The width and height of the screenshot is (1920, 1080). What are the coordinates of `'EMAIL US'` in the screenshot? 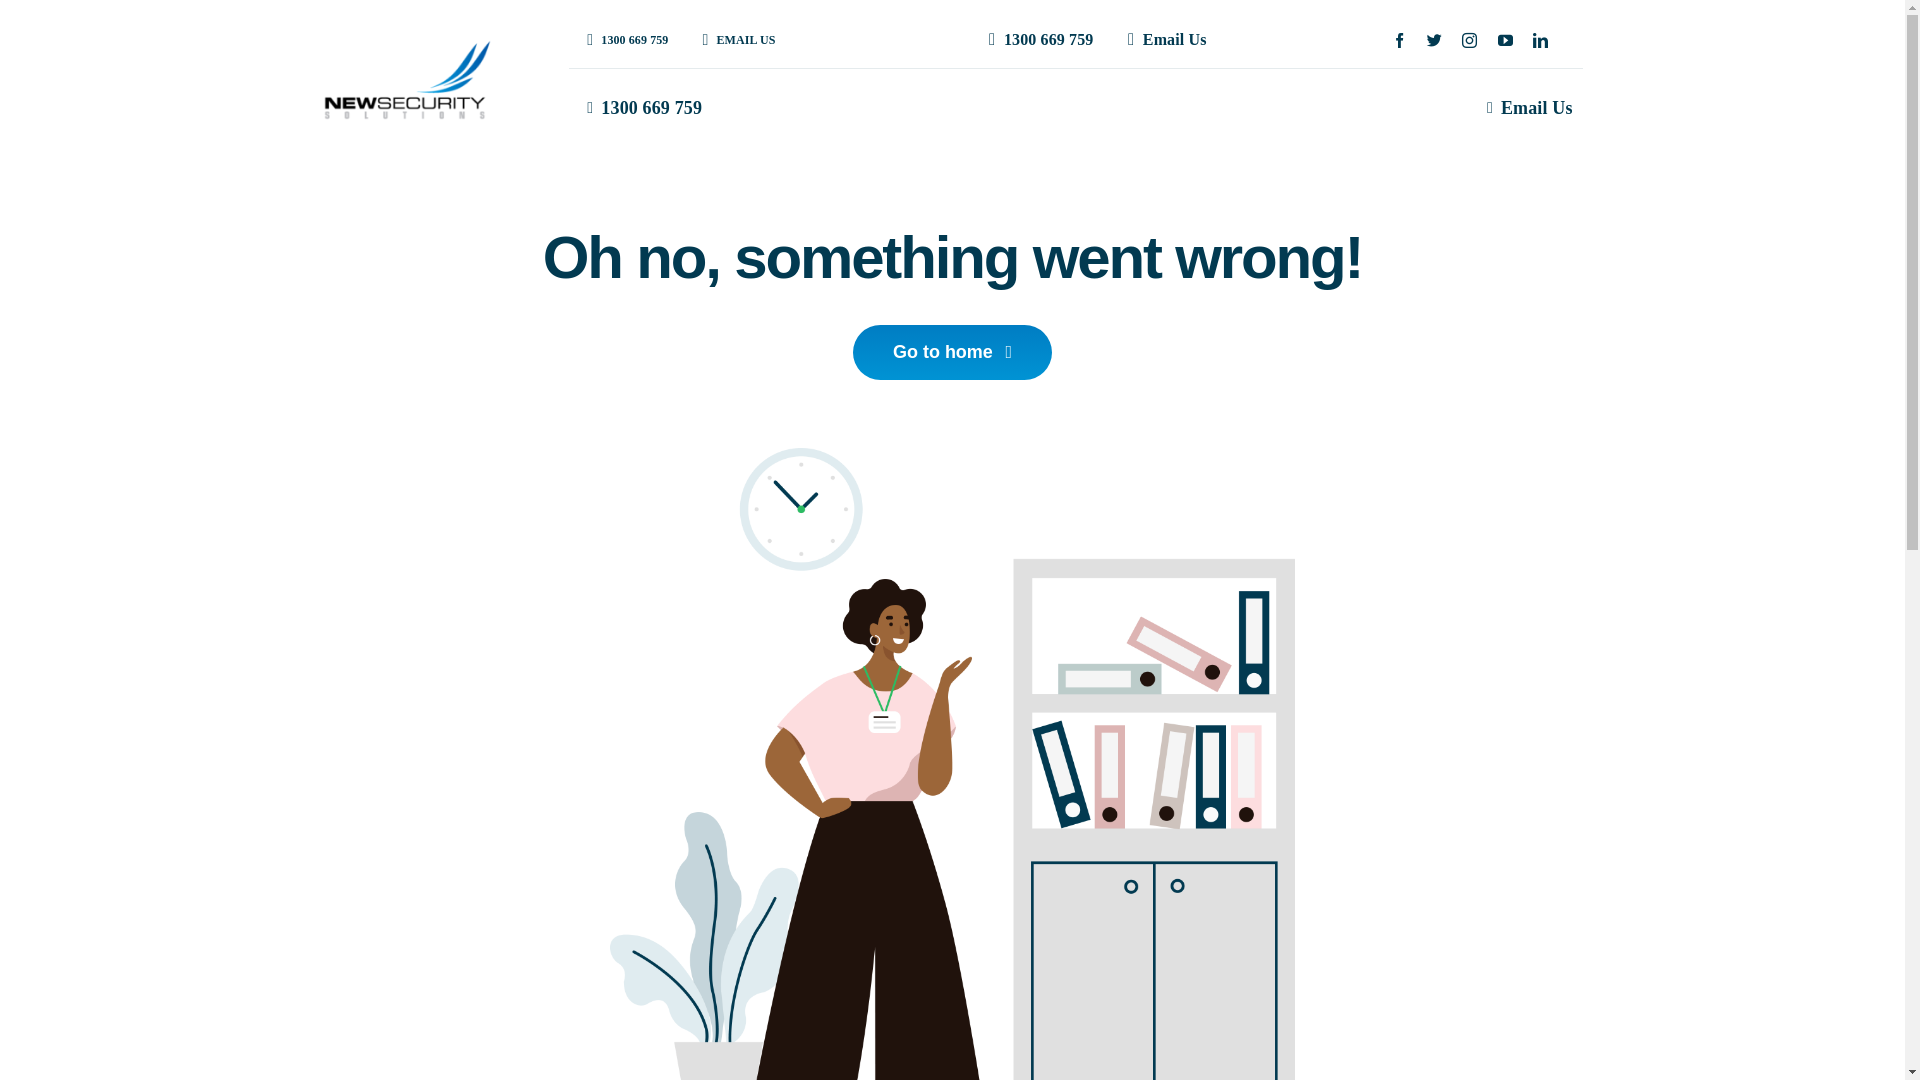 It's located at (733, 39).